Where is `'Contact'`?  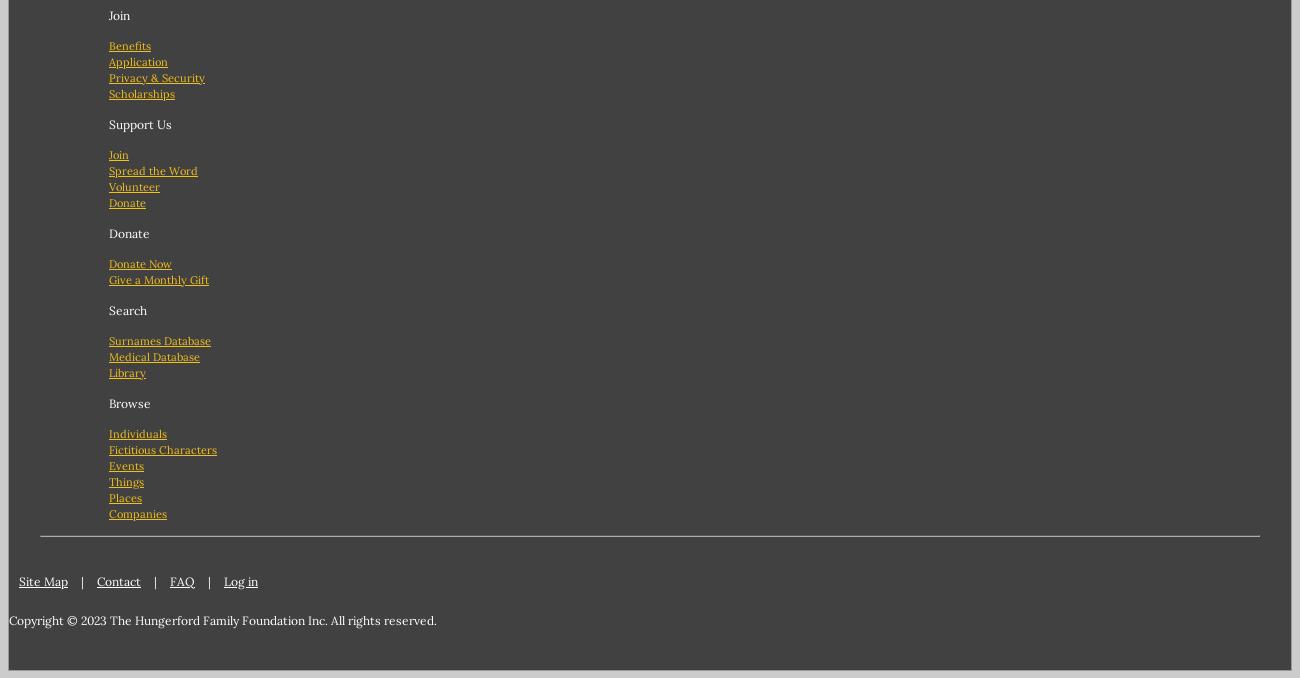 'Contact' is located at coordinates (117, 579).